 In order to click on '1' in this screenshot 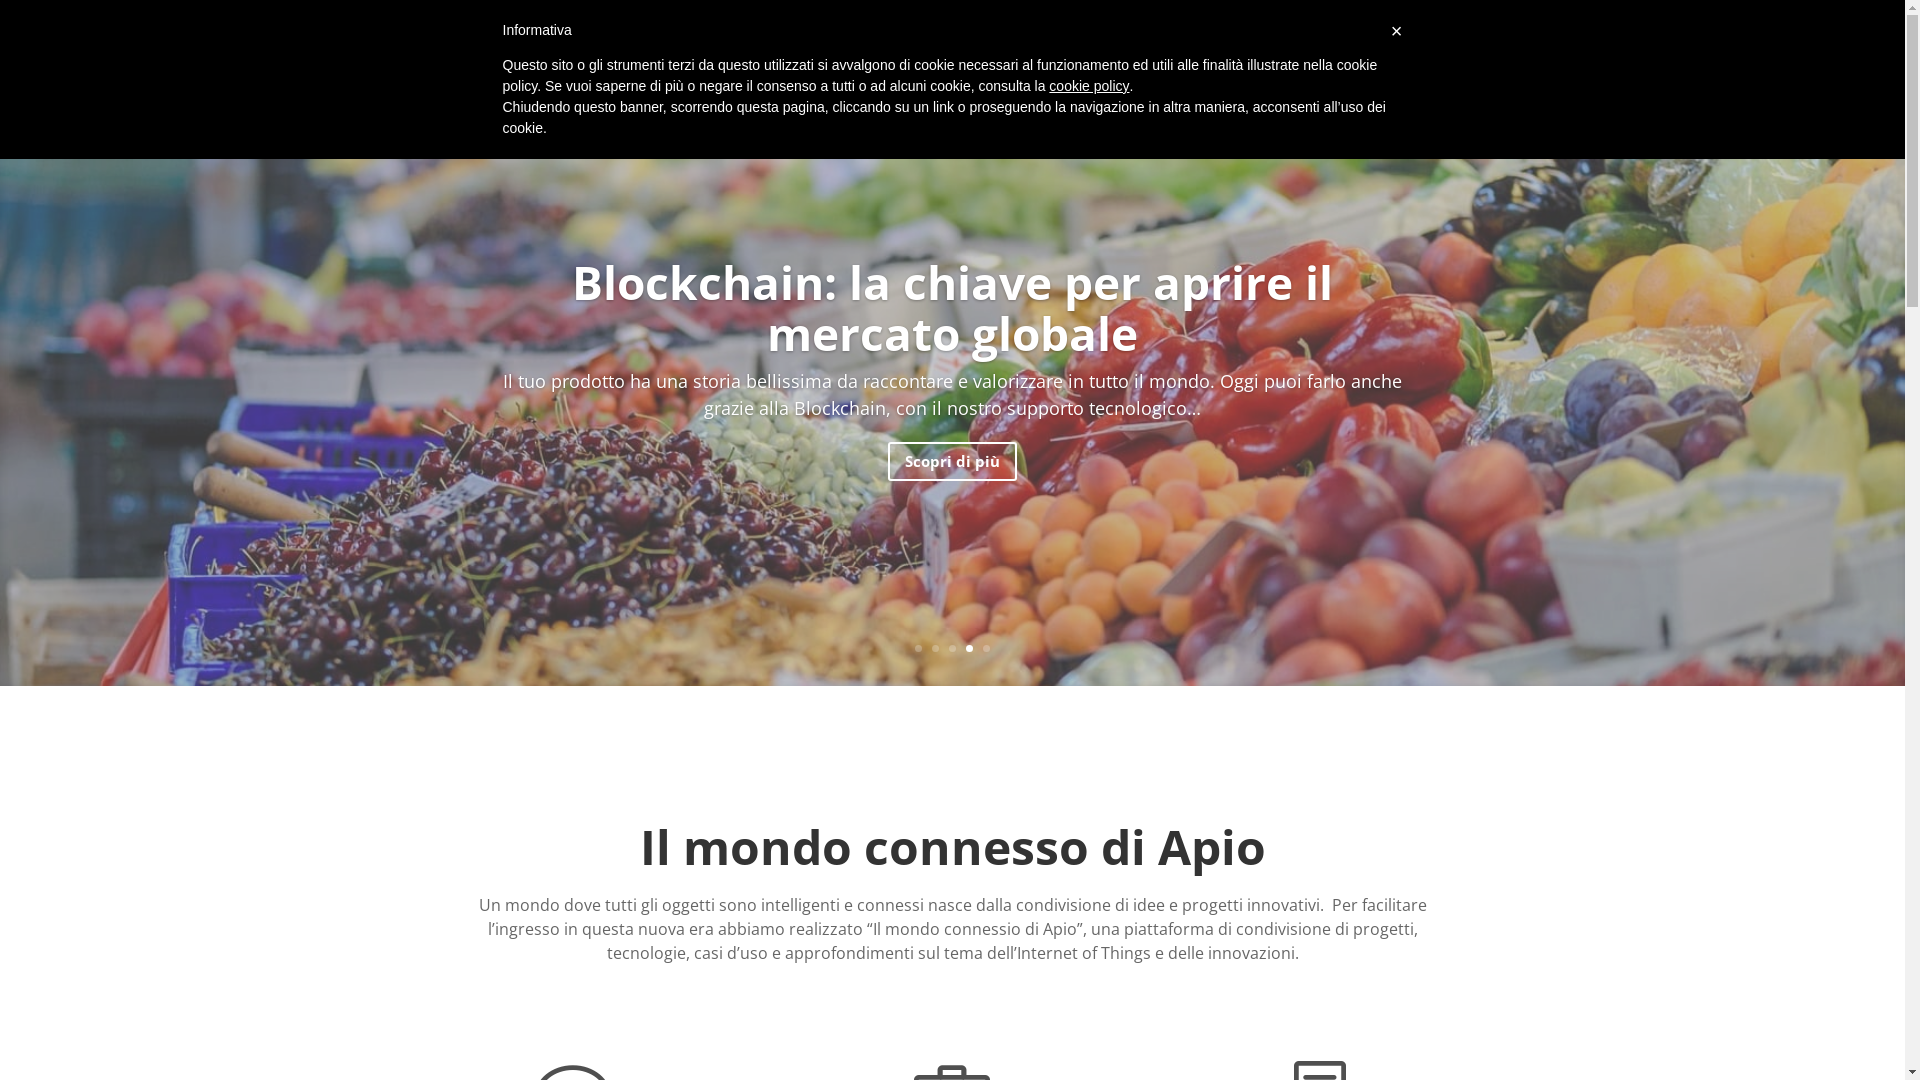, I will do `click(917, 648)`.